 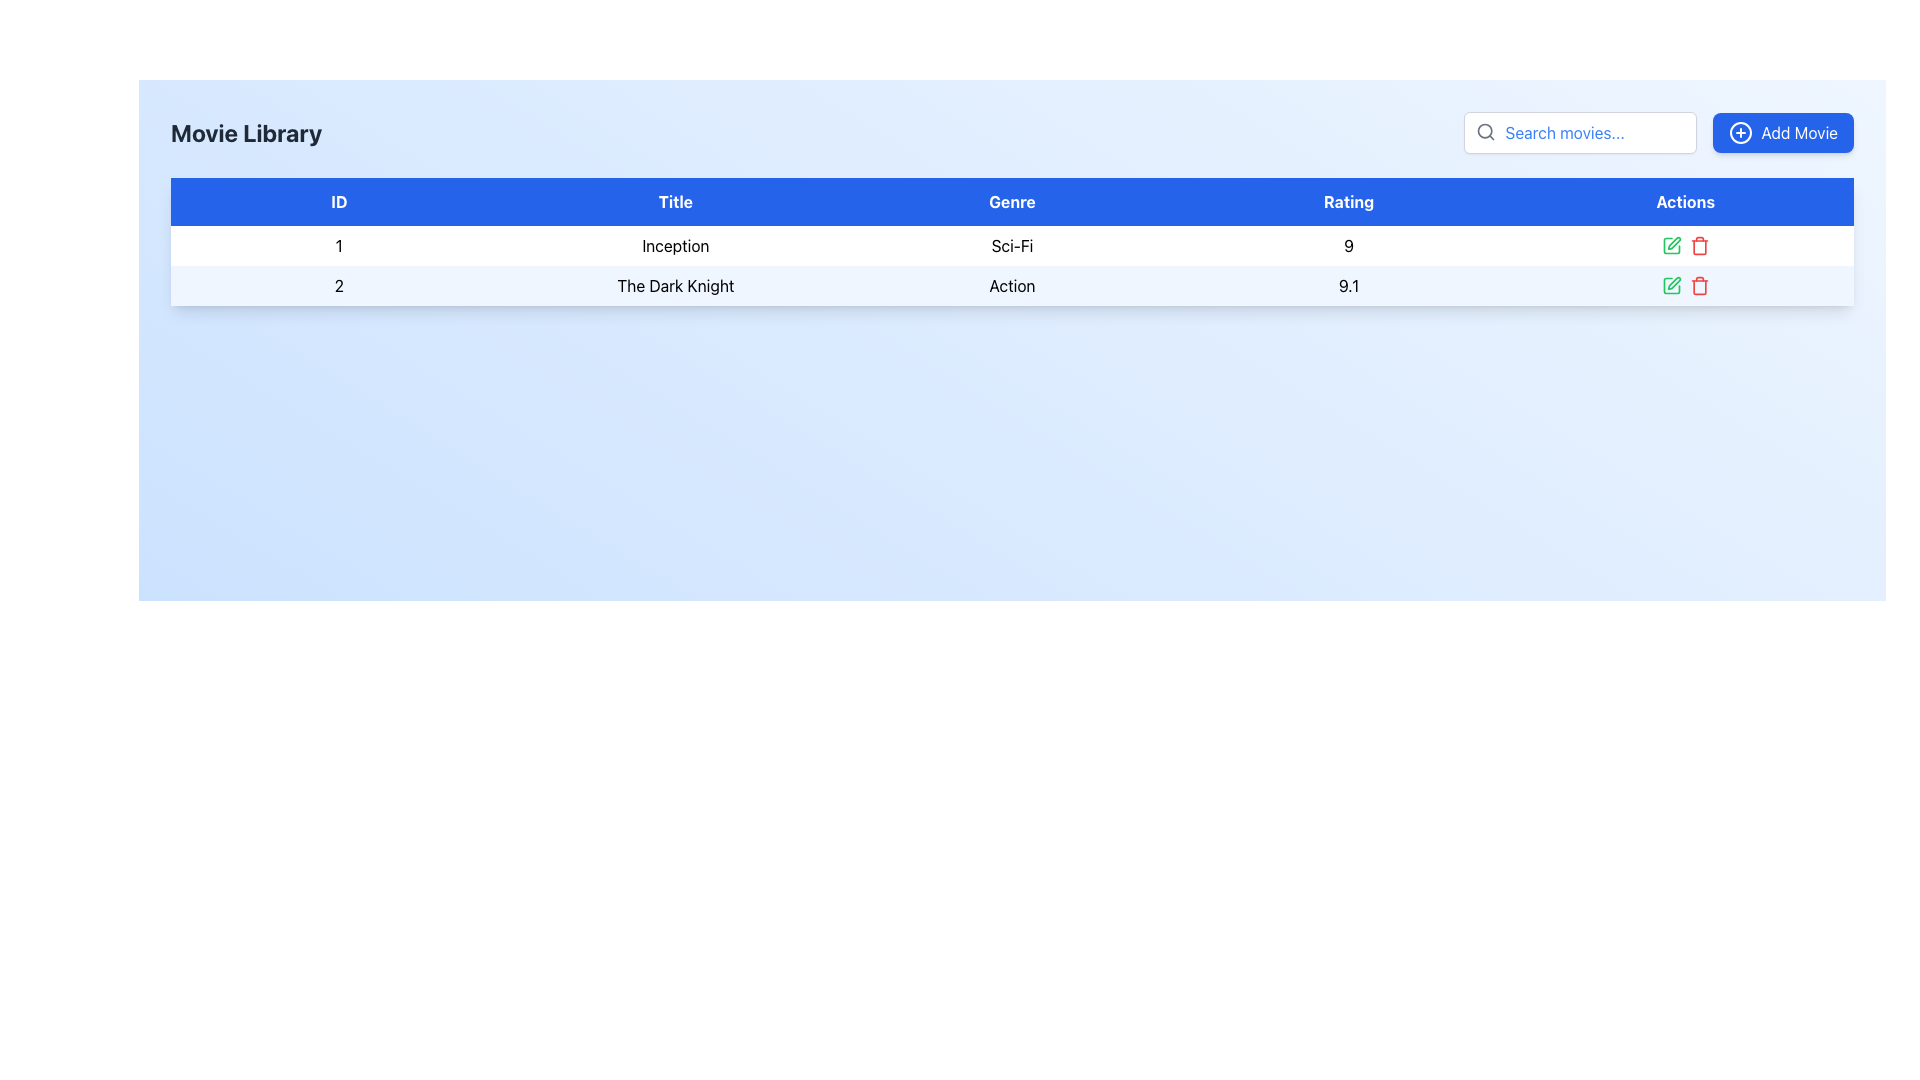 What do you see at coordinates (339, 245) in the screenshot?
I see `the unique identifier or serial number text element located in the 'ID' column of the upper section of the table` at bounding box center [339, 245].